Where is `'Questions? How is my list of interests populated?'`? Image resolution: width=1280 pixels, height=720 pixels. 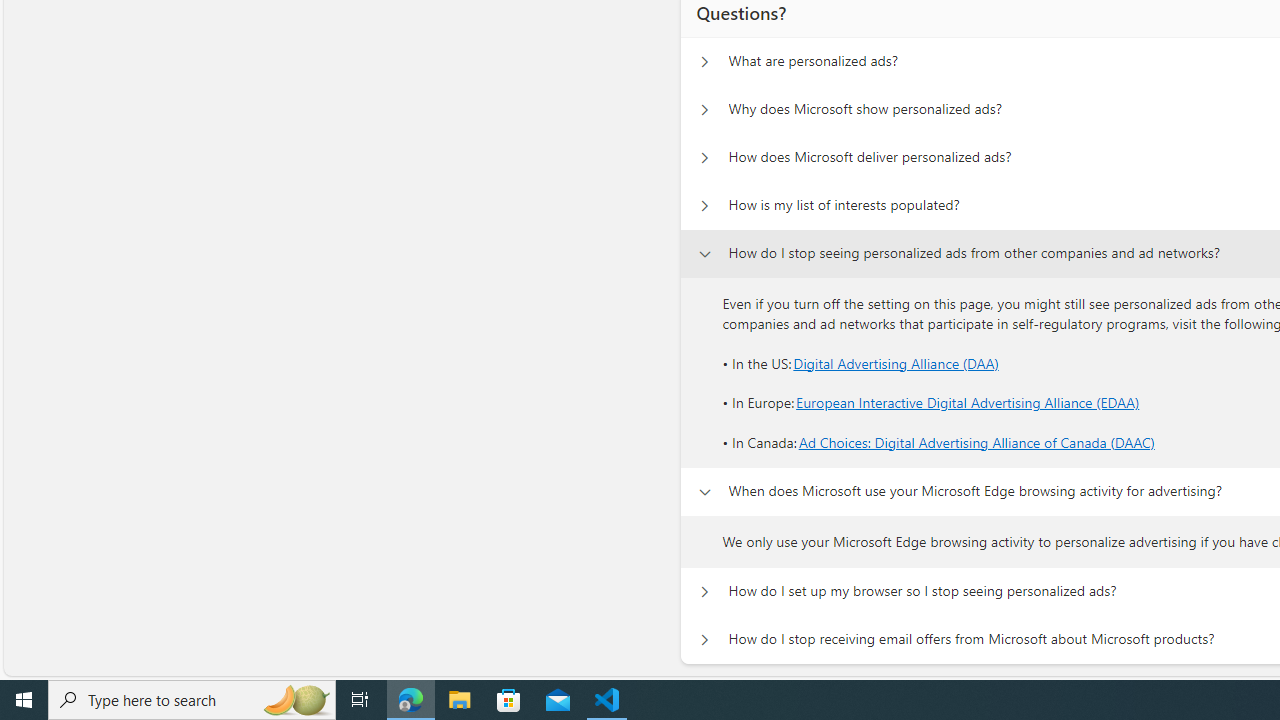
'Questions? How is my list of interests populated?' is located at coordinates (704, 206).